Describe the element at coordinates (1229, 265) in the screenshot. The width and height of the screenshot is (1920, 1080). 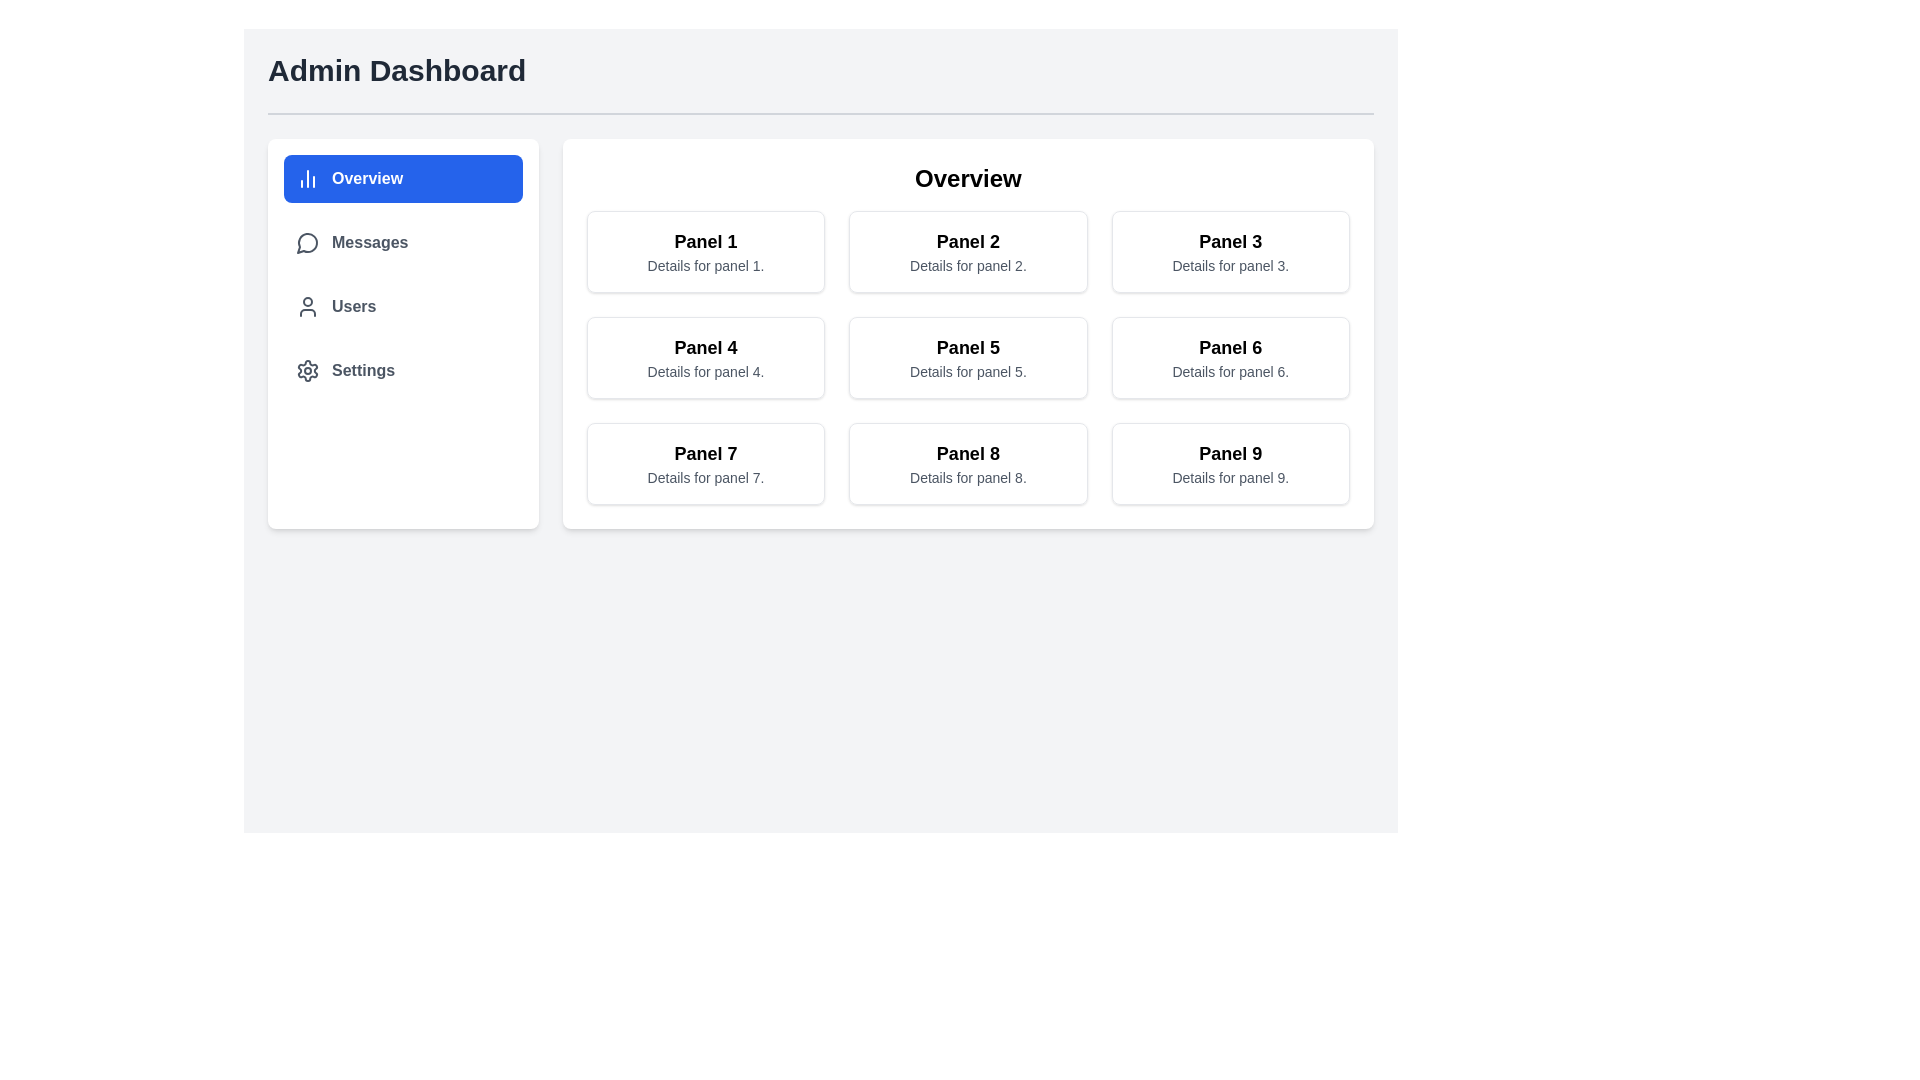
I see `the Static text label that reads 'Details for panel 3.' located beneath the title 'Panel 3' in the card-like panel structure` at that location.